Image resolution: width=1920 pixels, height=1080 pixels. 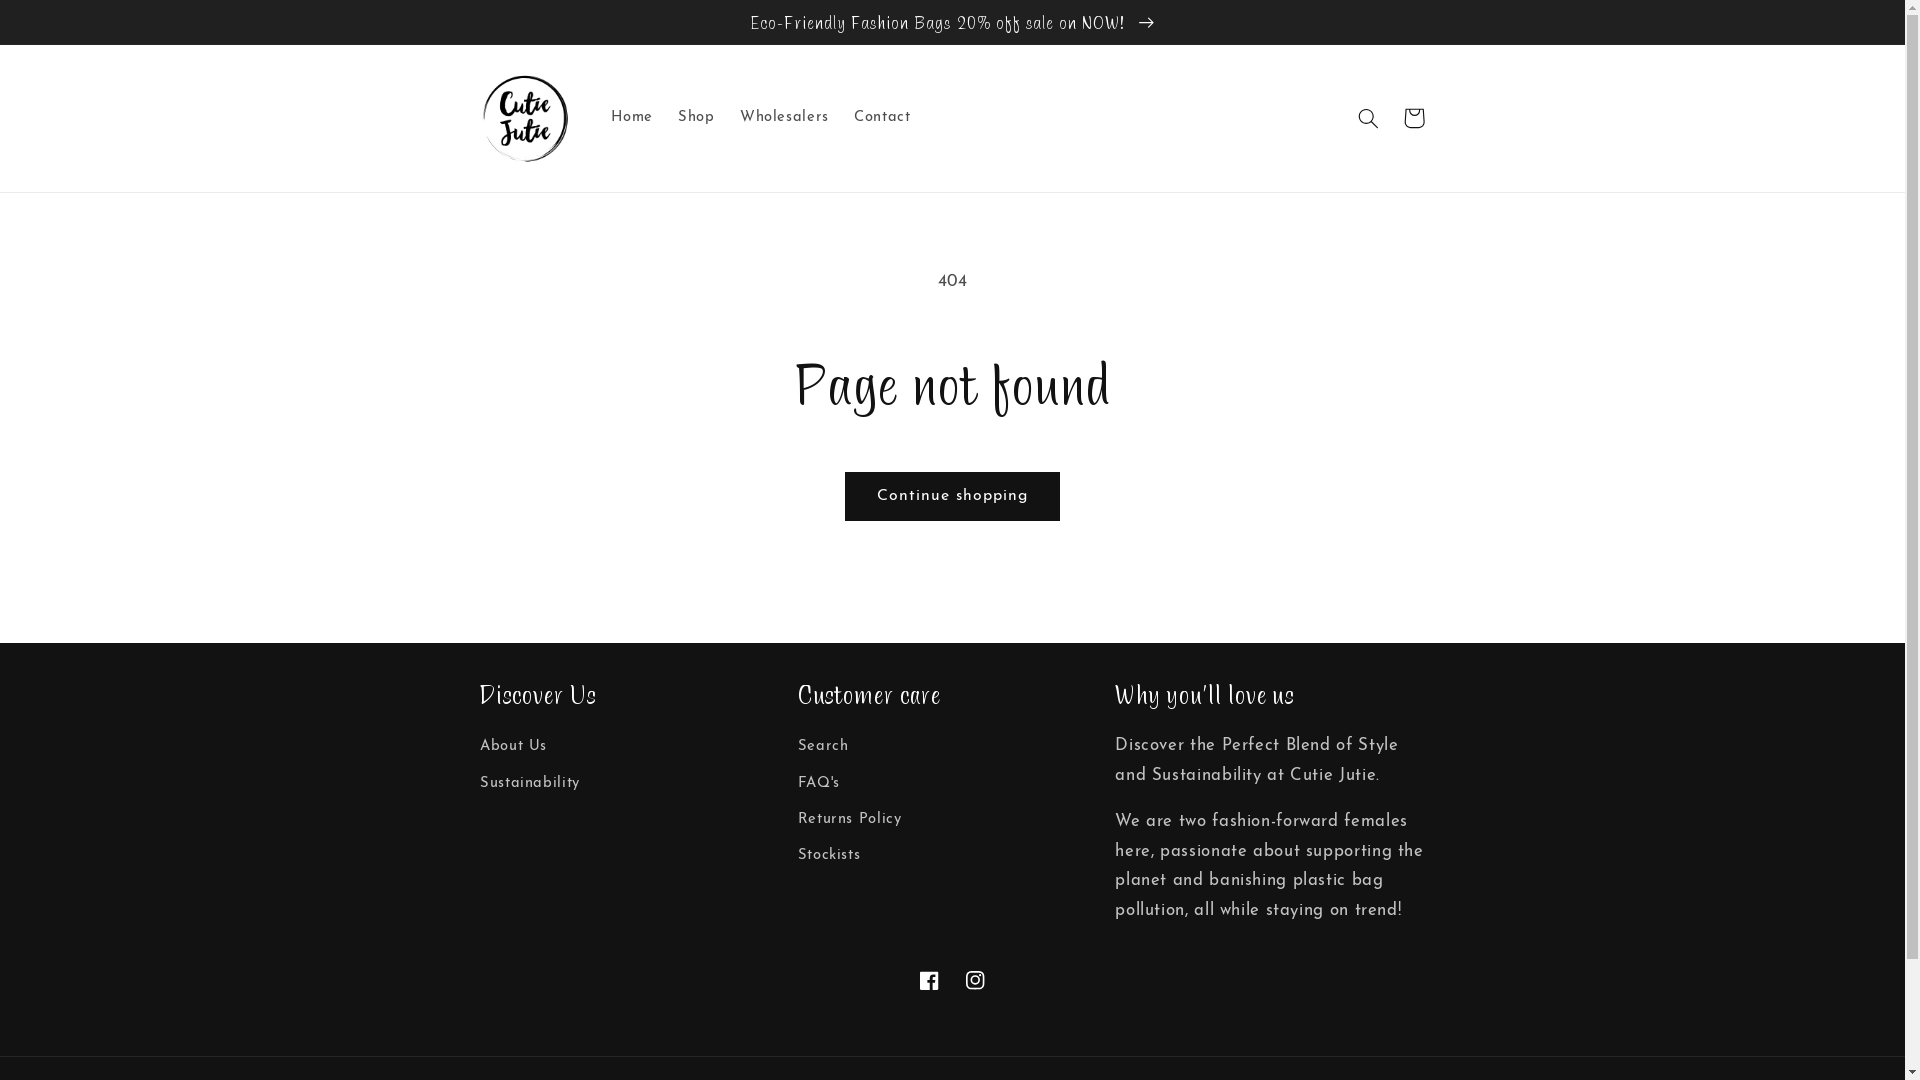 What do you see at coordinates (928, 978) in the screenshot?
I see `'Facebook'` at bounding box center [928, 978].